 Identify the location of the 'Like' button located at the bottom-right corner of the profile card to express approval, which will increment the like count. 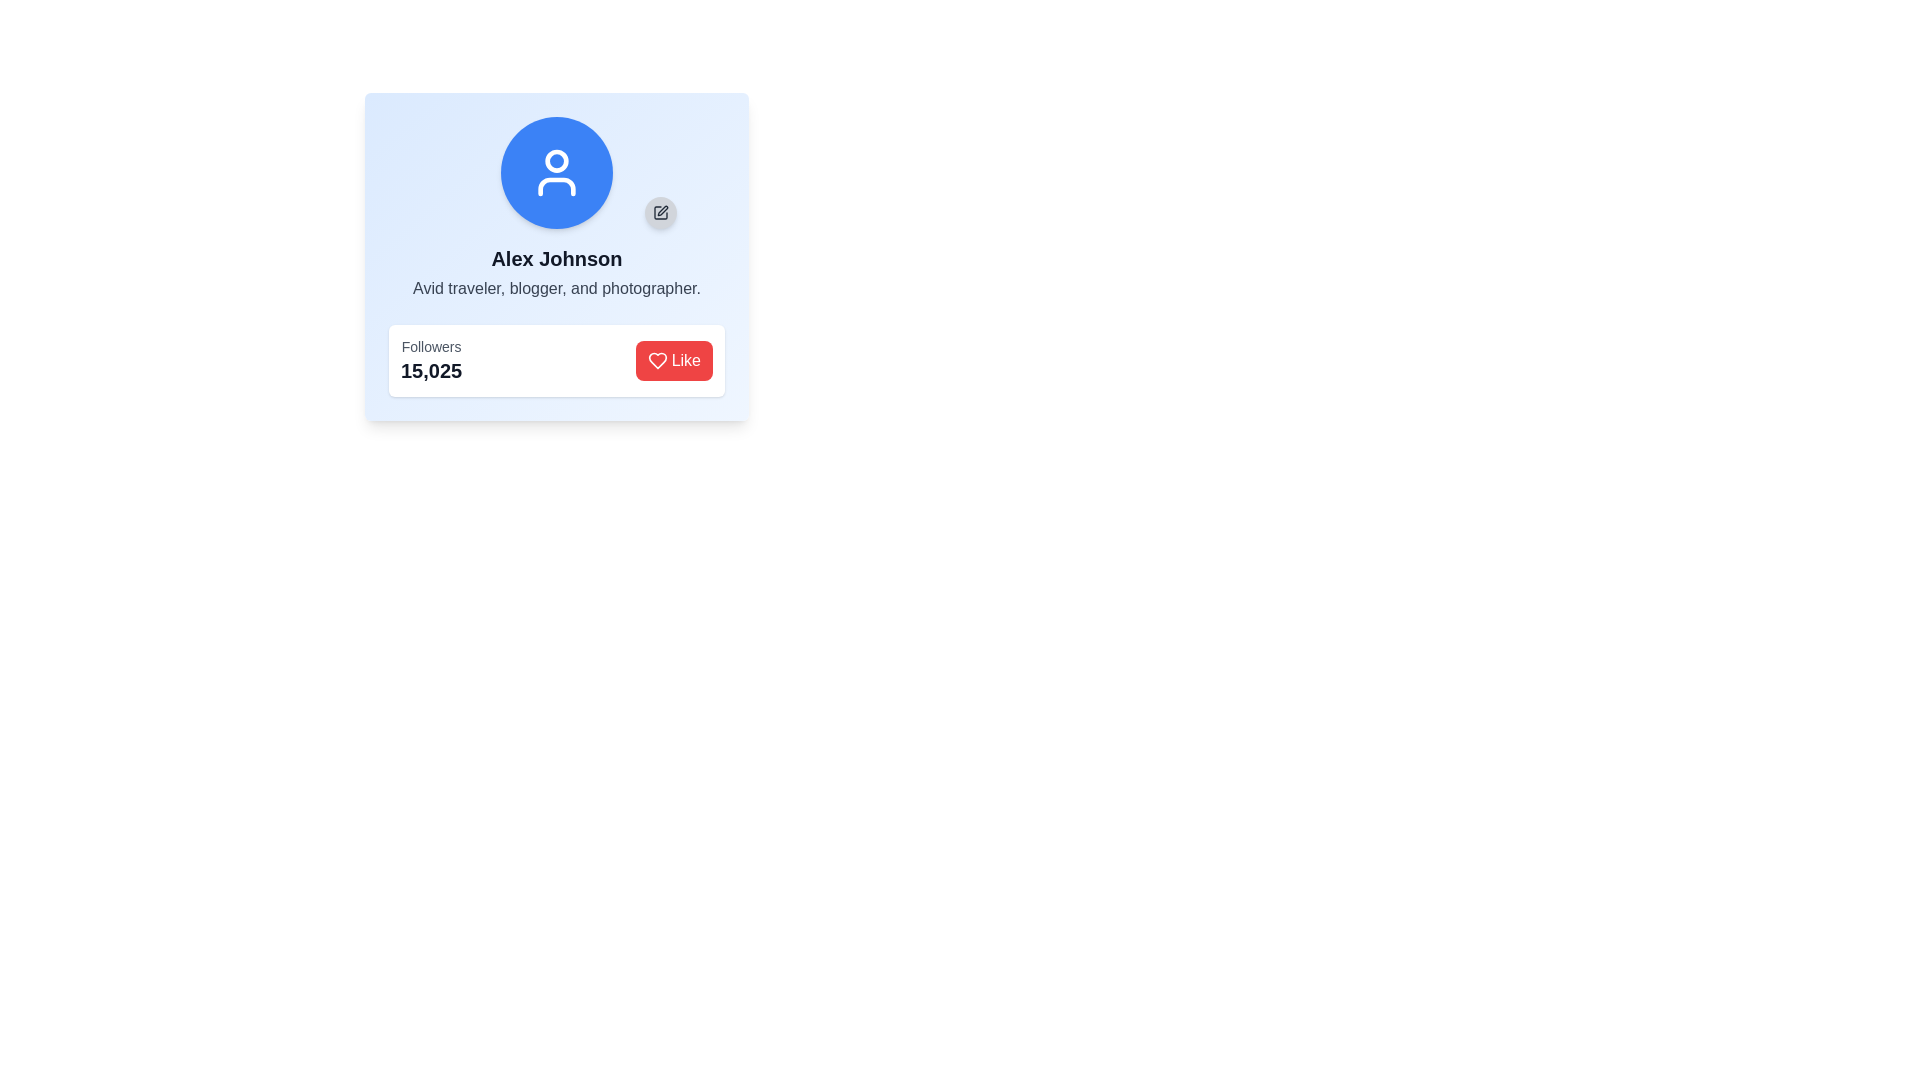
(686, 361).